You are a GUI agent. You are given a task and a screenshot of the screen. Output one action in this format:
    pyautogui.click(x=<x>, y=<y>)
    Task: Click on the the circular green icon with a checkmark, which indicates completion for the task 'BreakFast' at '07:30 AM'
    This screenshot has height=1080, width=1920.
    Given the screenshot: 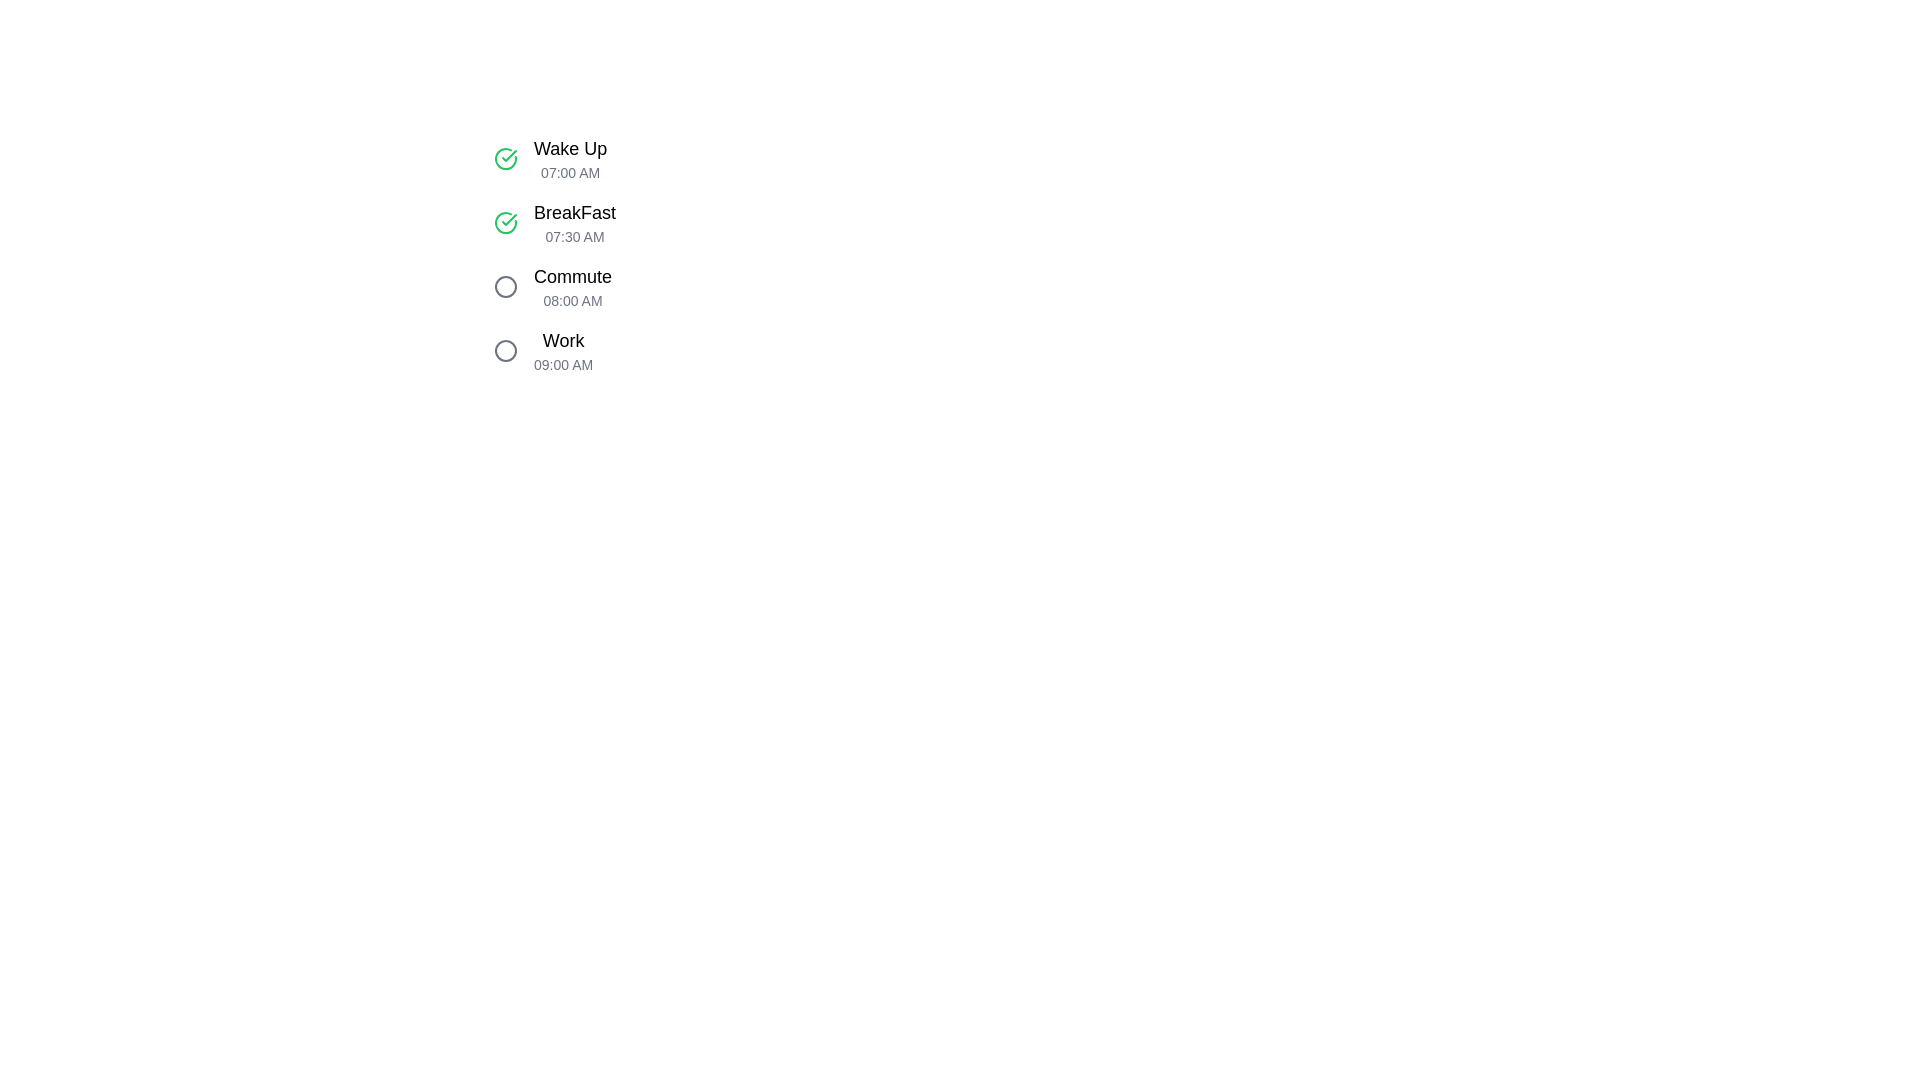 What is the action you would take?
    pyautogui.click(x=505, y=223)
    